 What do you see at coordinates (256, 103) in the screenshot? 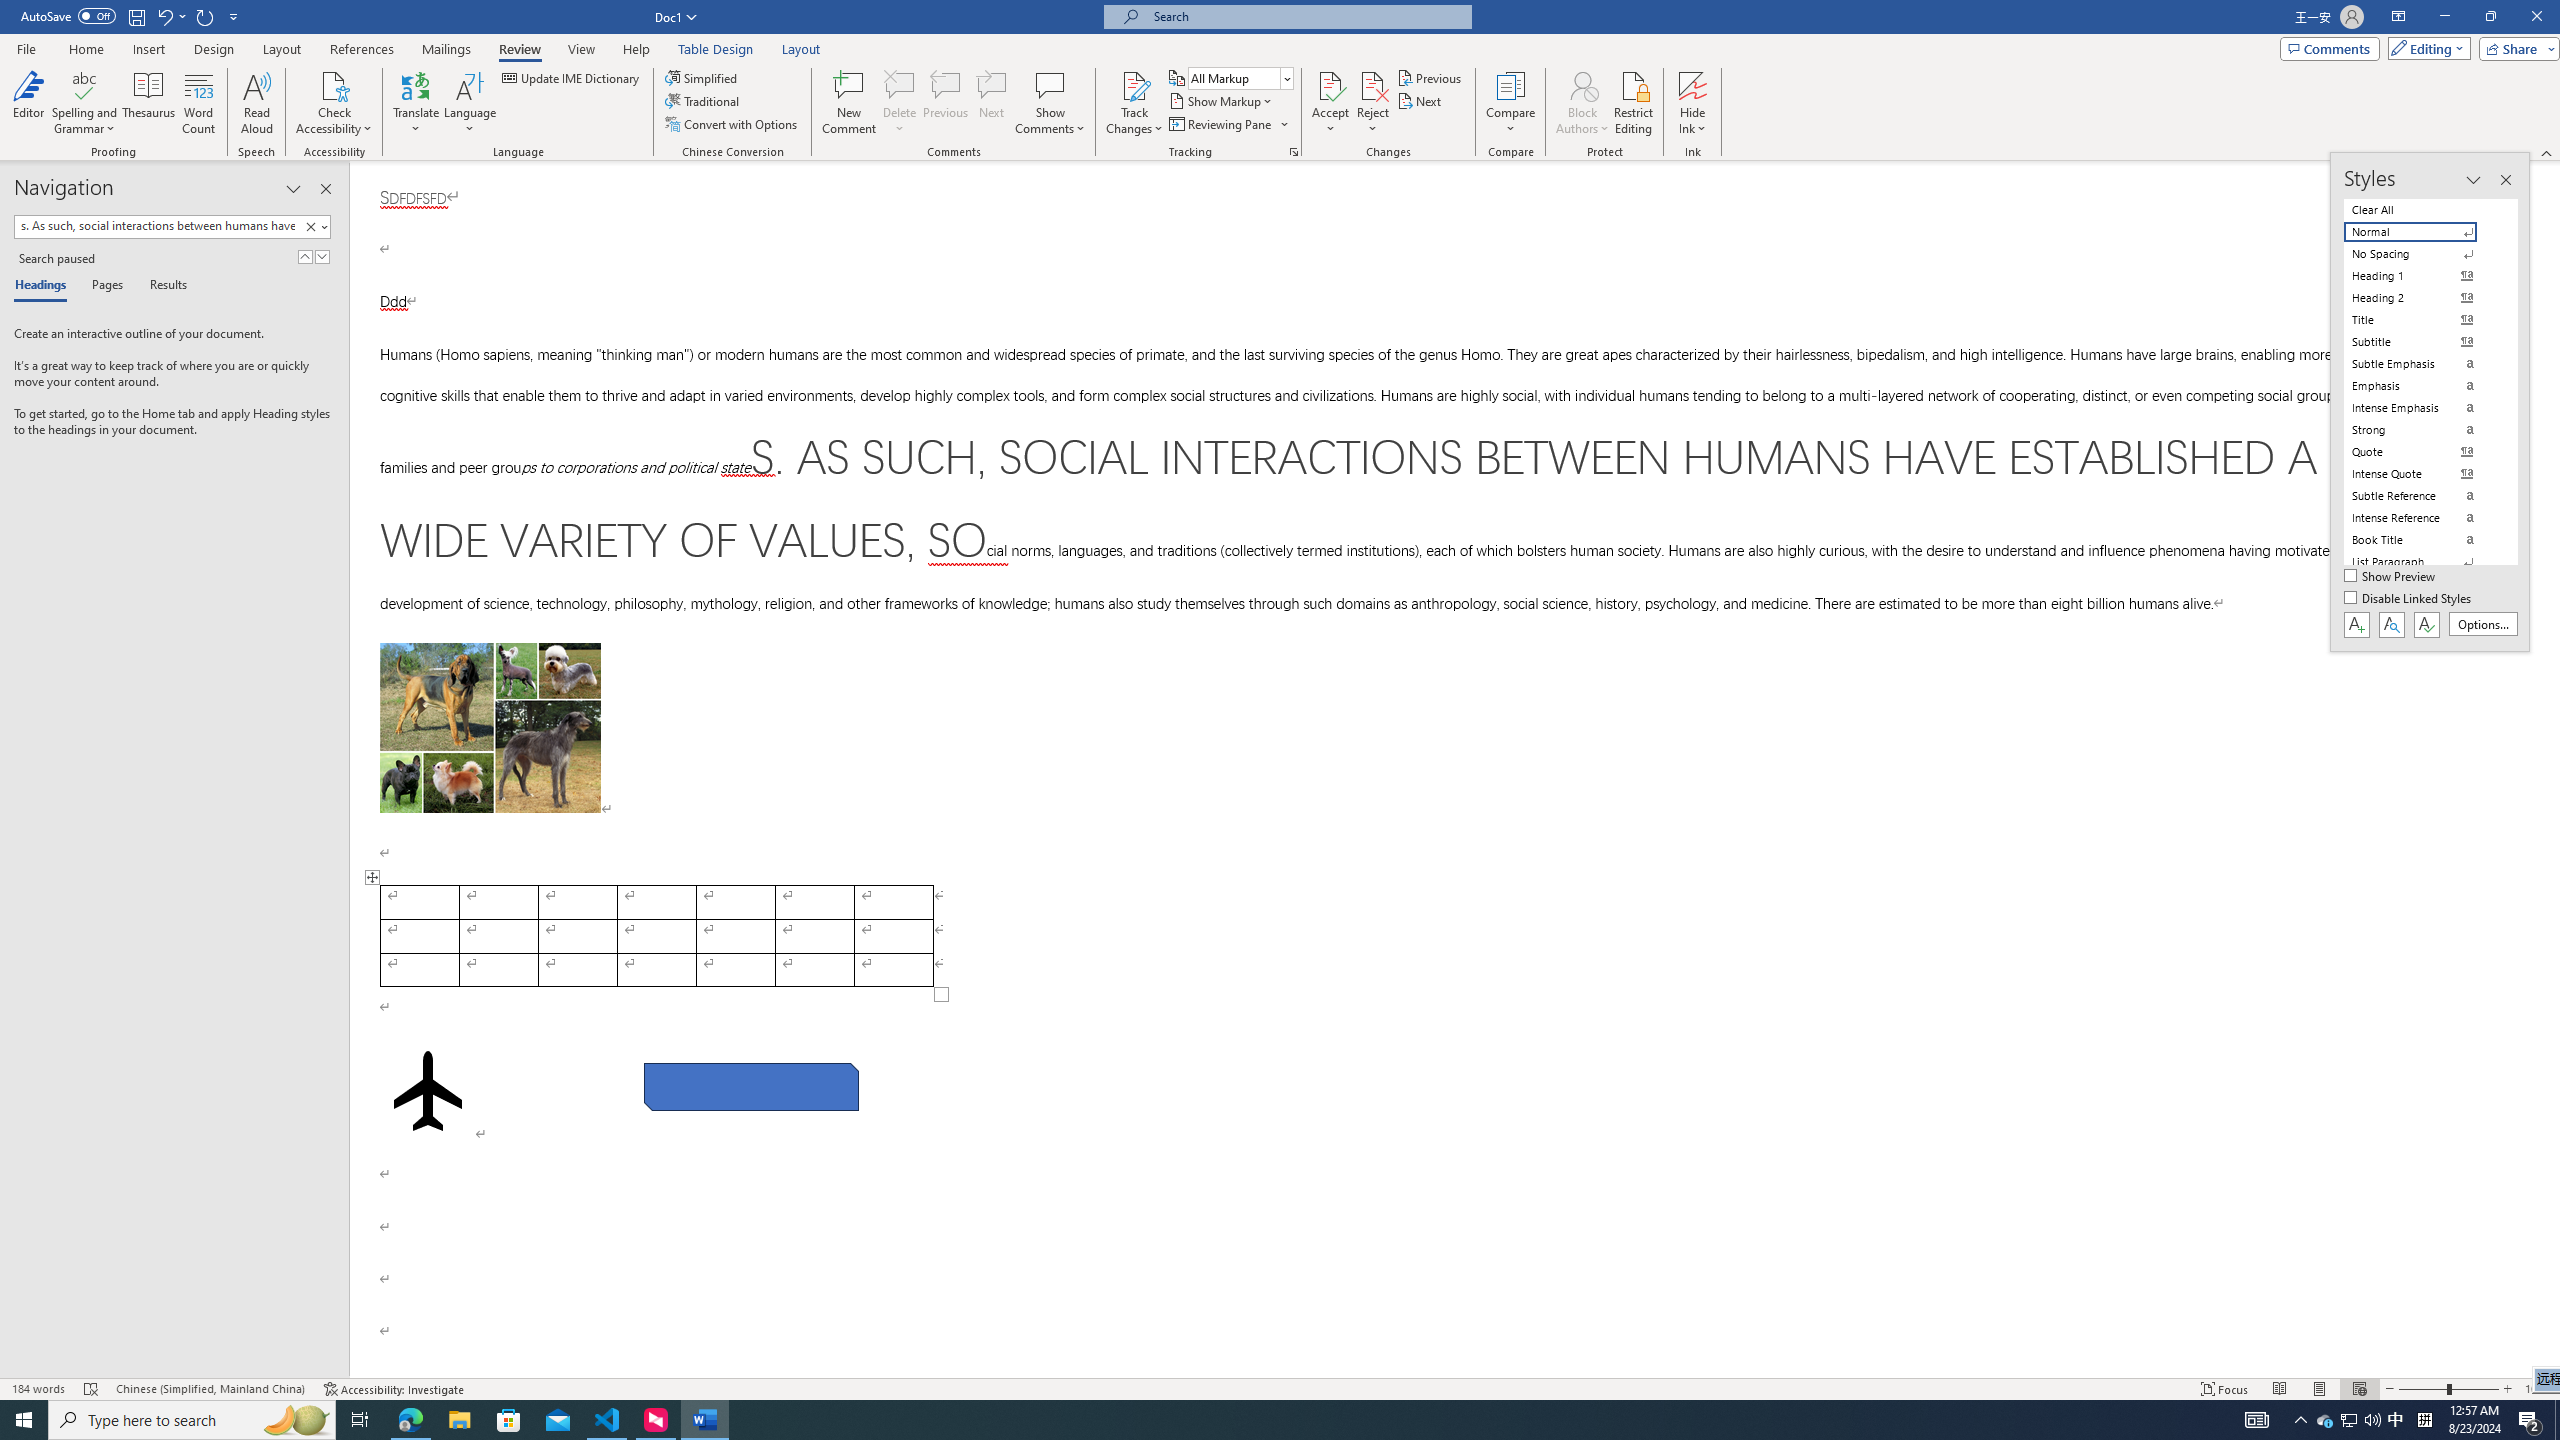
I see `'Read Aloud'` at bounding box center [256, 103].